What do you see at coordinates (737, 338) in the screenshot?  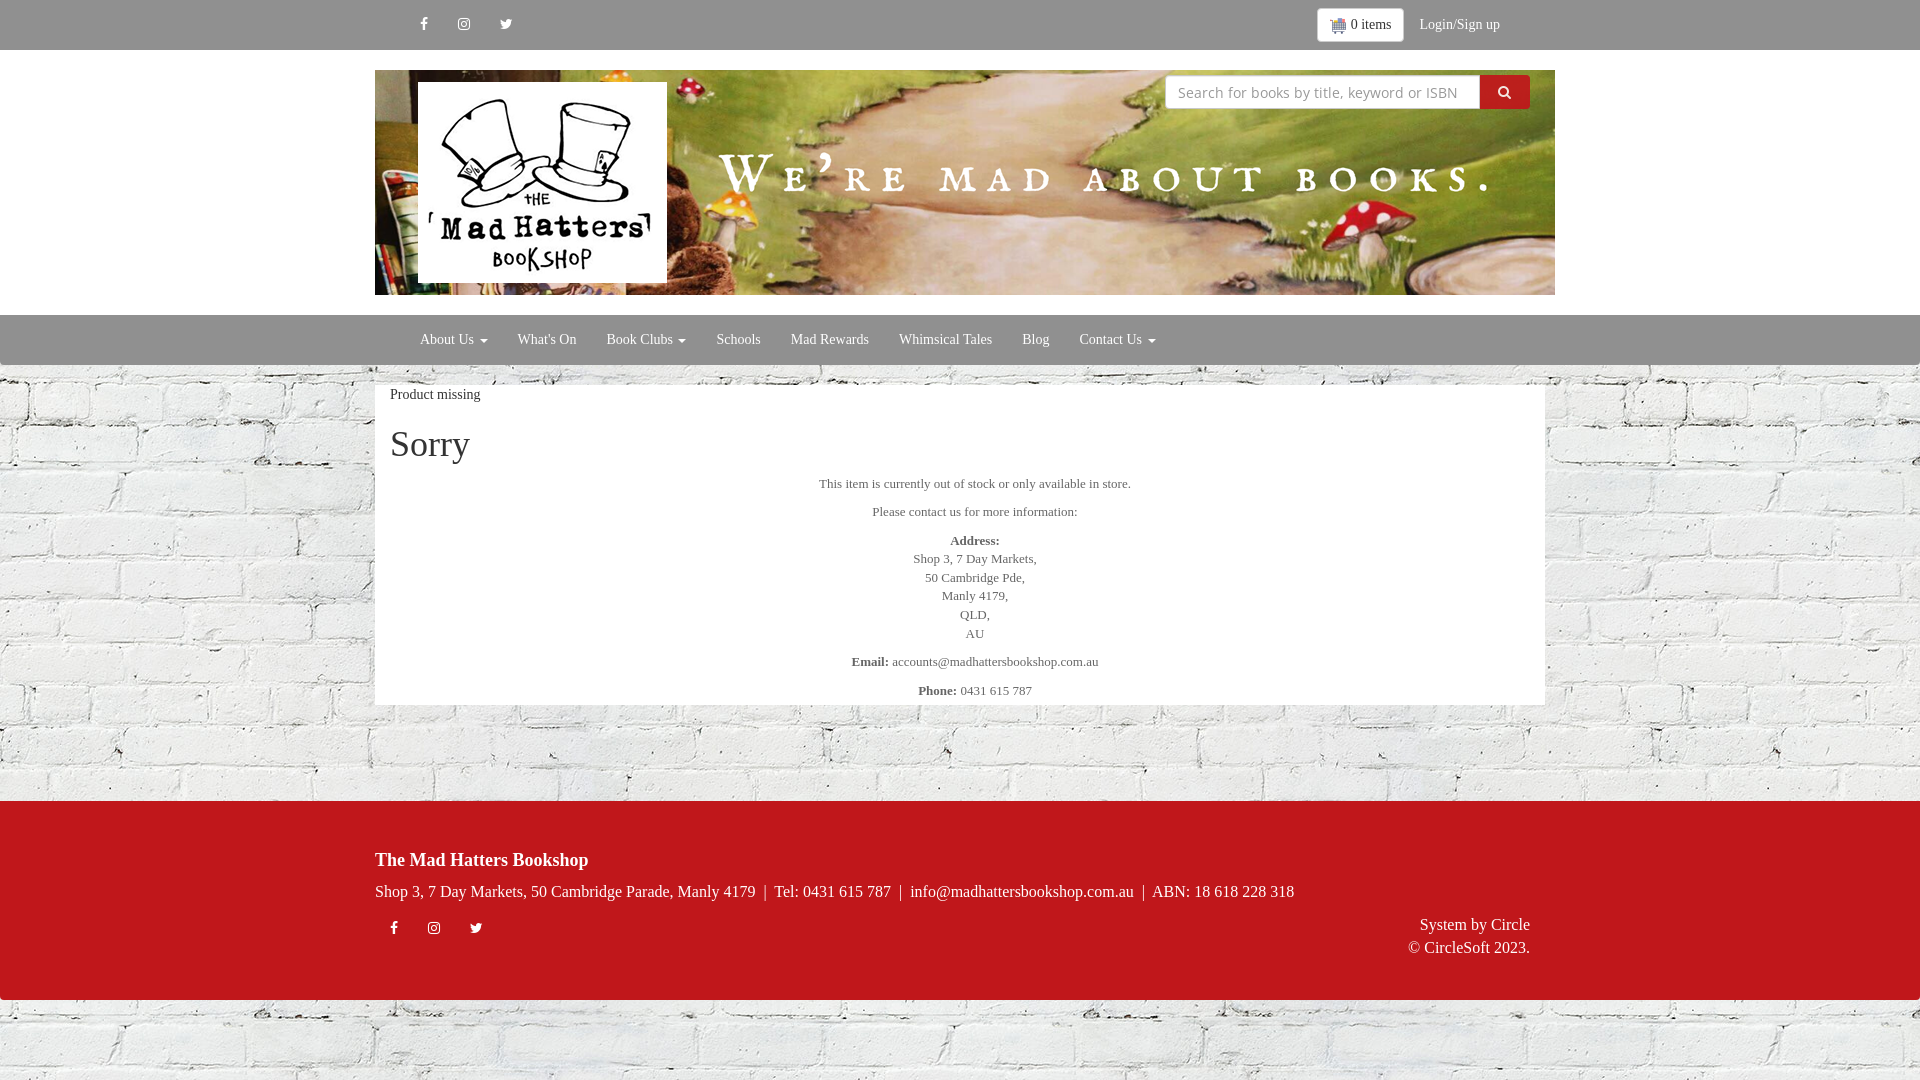 I see `'Schools'` at bounding box center [737, 338].